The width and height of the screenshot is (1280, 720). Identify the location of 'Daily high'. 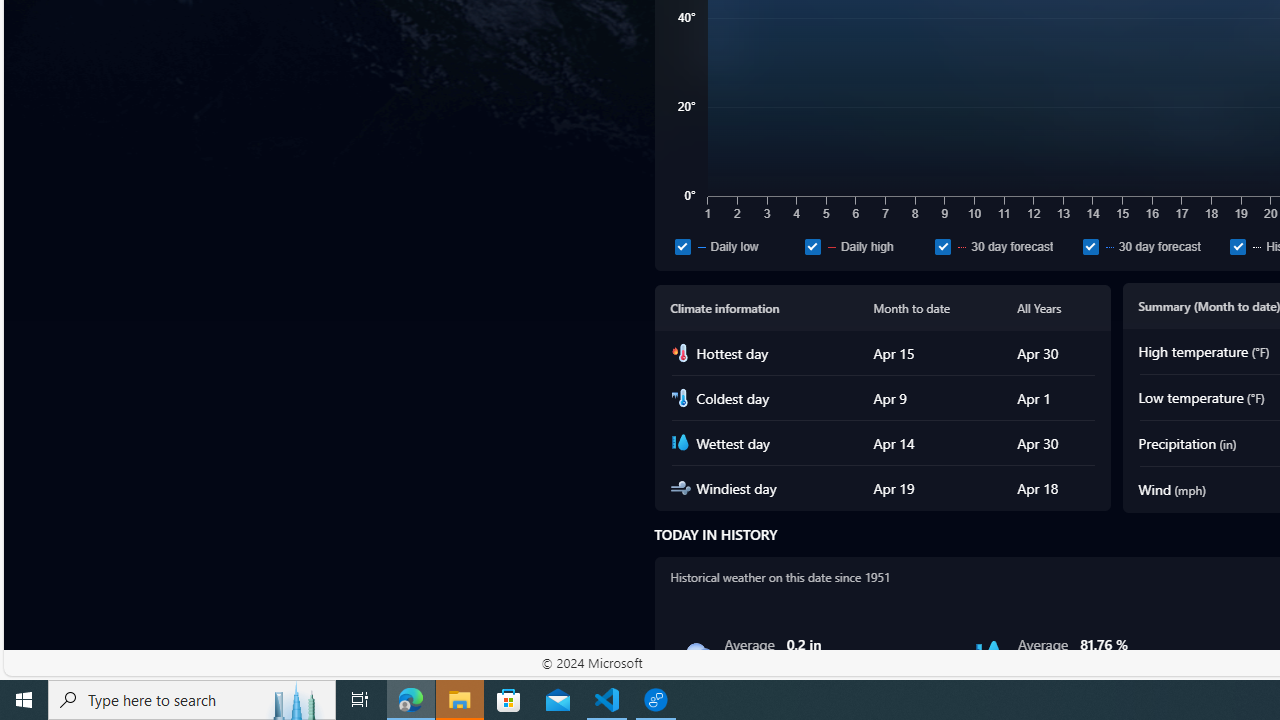
(812, 245).